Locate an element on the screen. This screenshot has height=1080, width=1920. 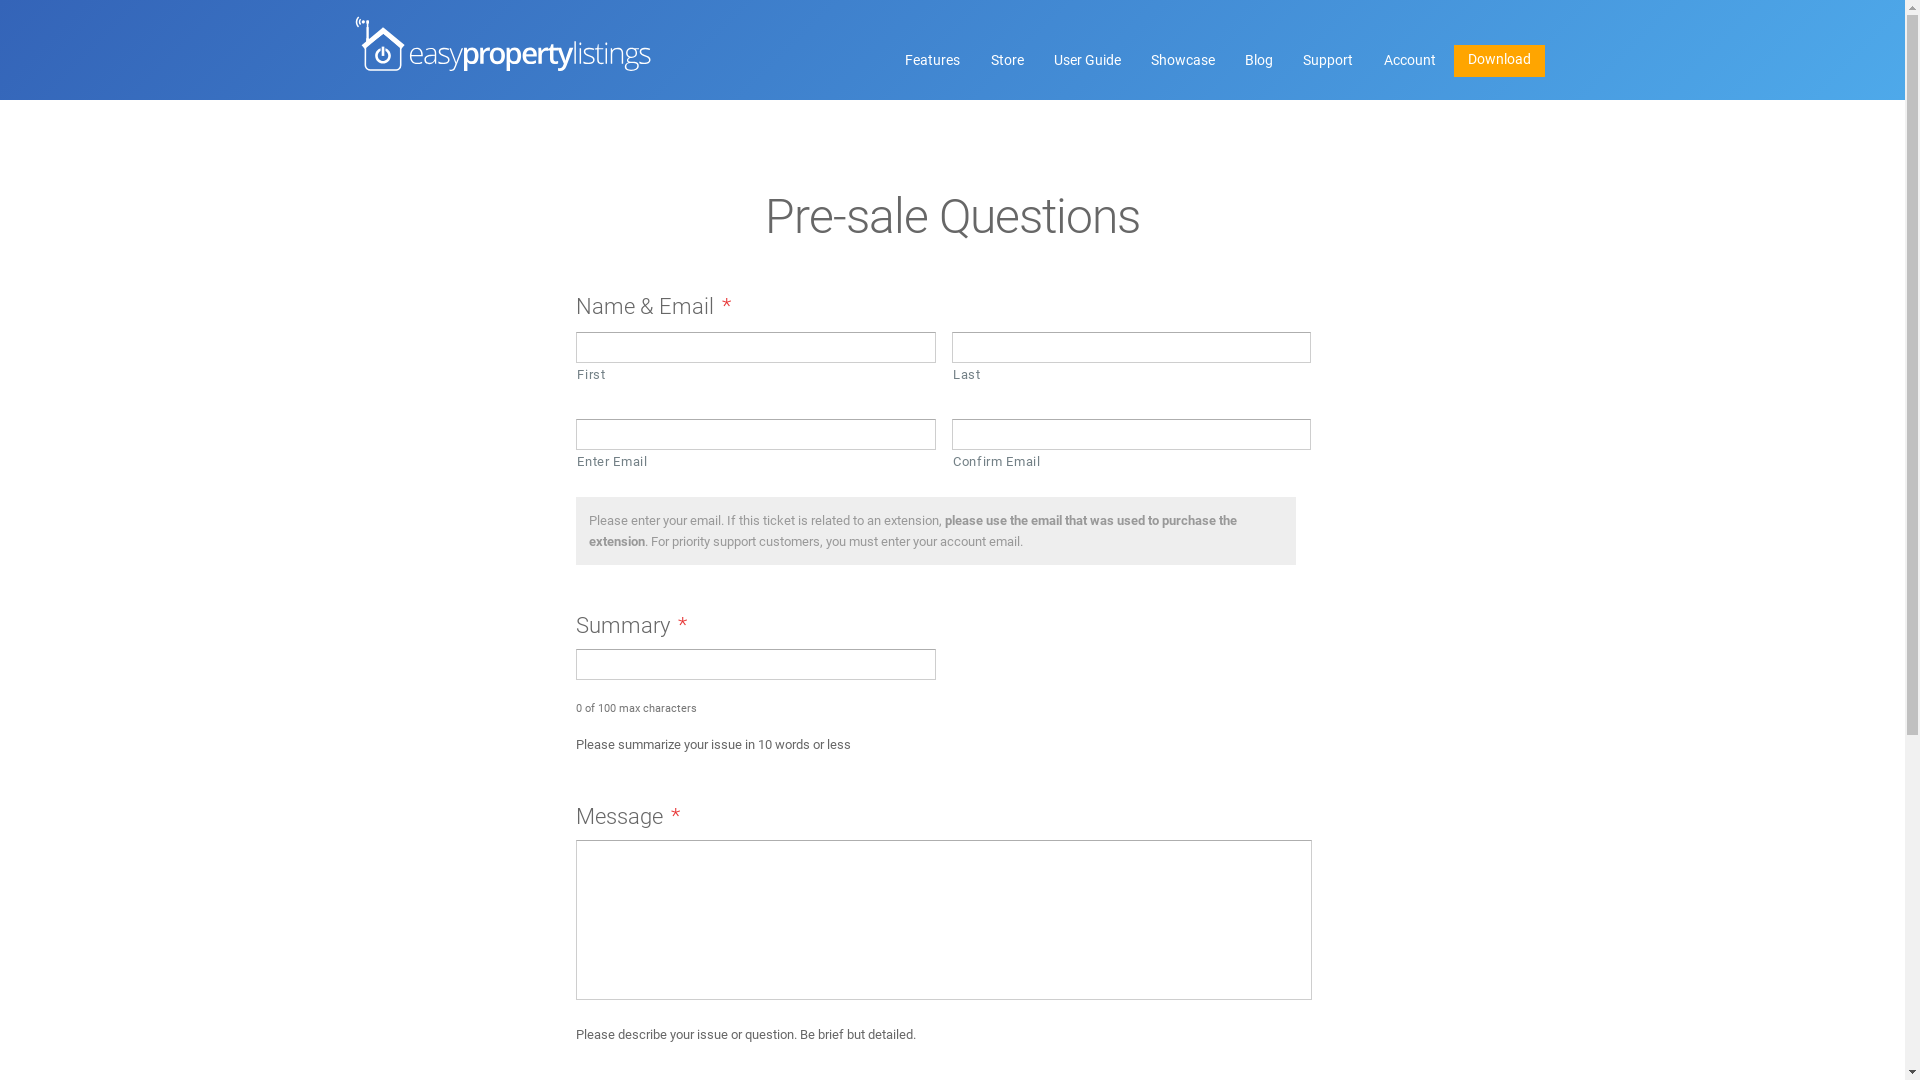
'Download' is located at coordinates (1499, 60).